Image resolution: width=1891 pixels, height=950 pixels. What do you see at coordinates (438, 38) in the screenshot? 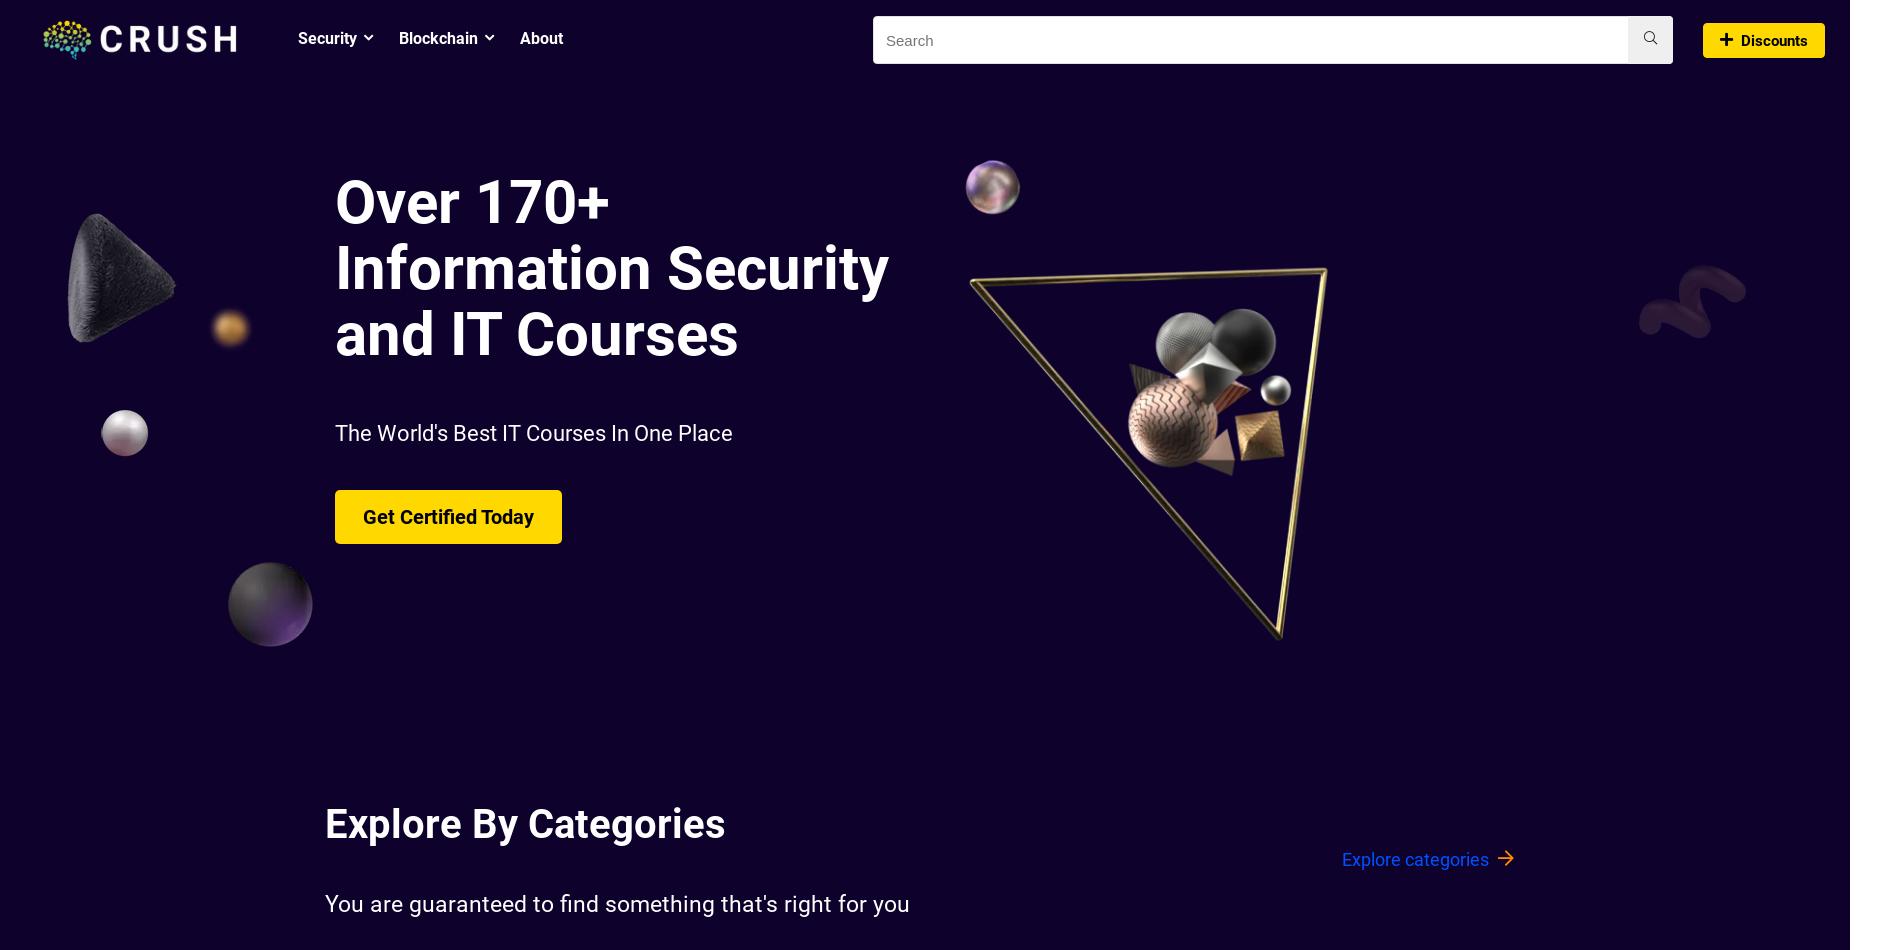
I see `'Blockchain'` at bounding box center [438, 38].